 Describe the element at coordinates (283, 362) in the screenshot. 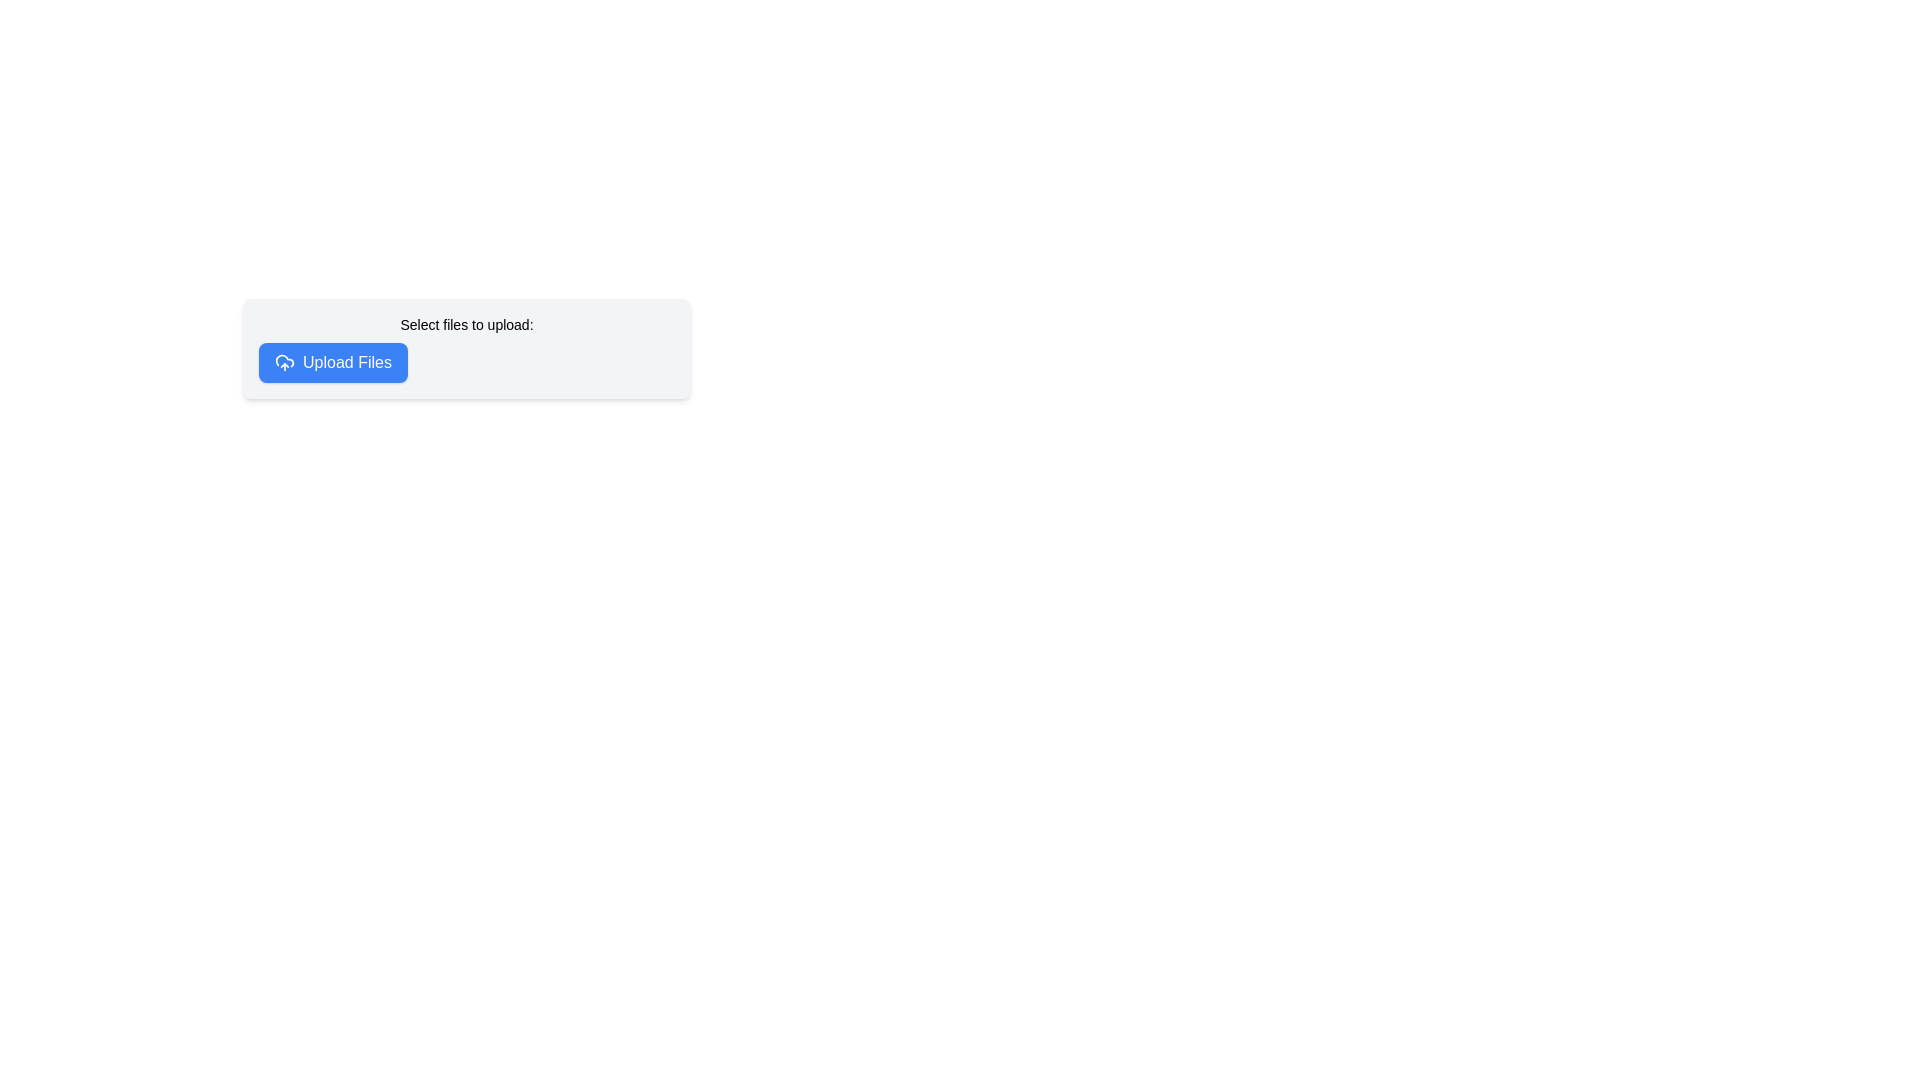

I see `the upload icon located near the left edge of the blue button labeled 'Upload Files', specifically towards its center-left section` at that location.